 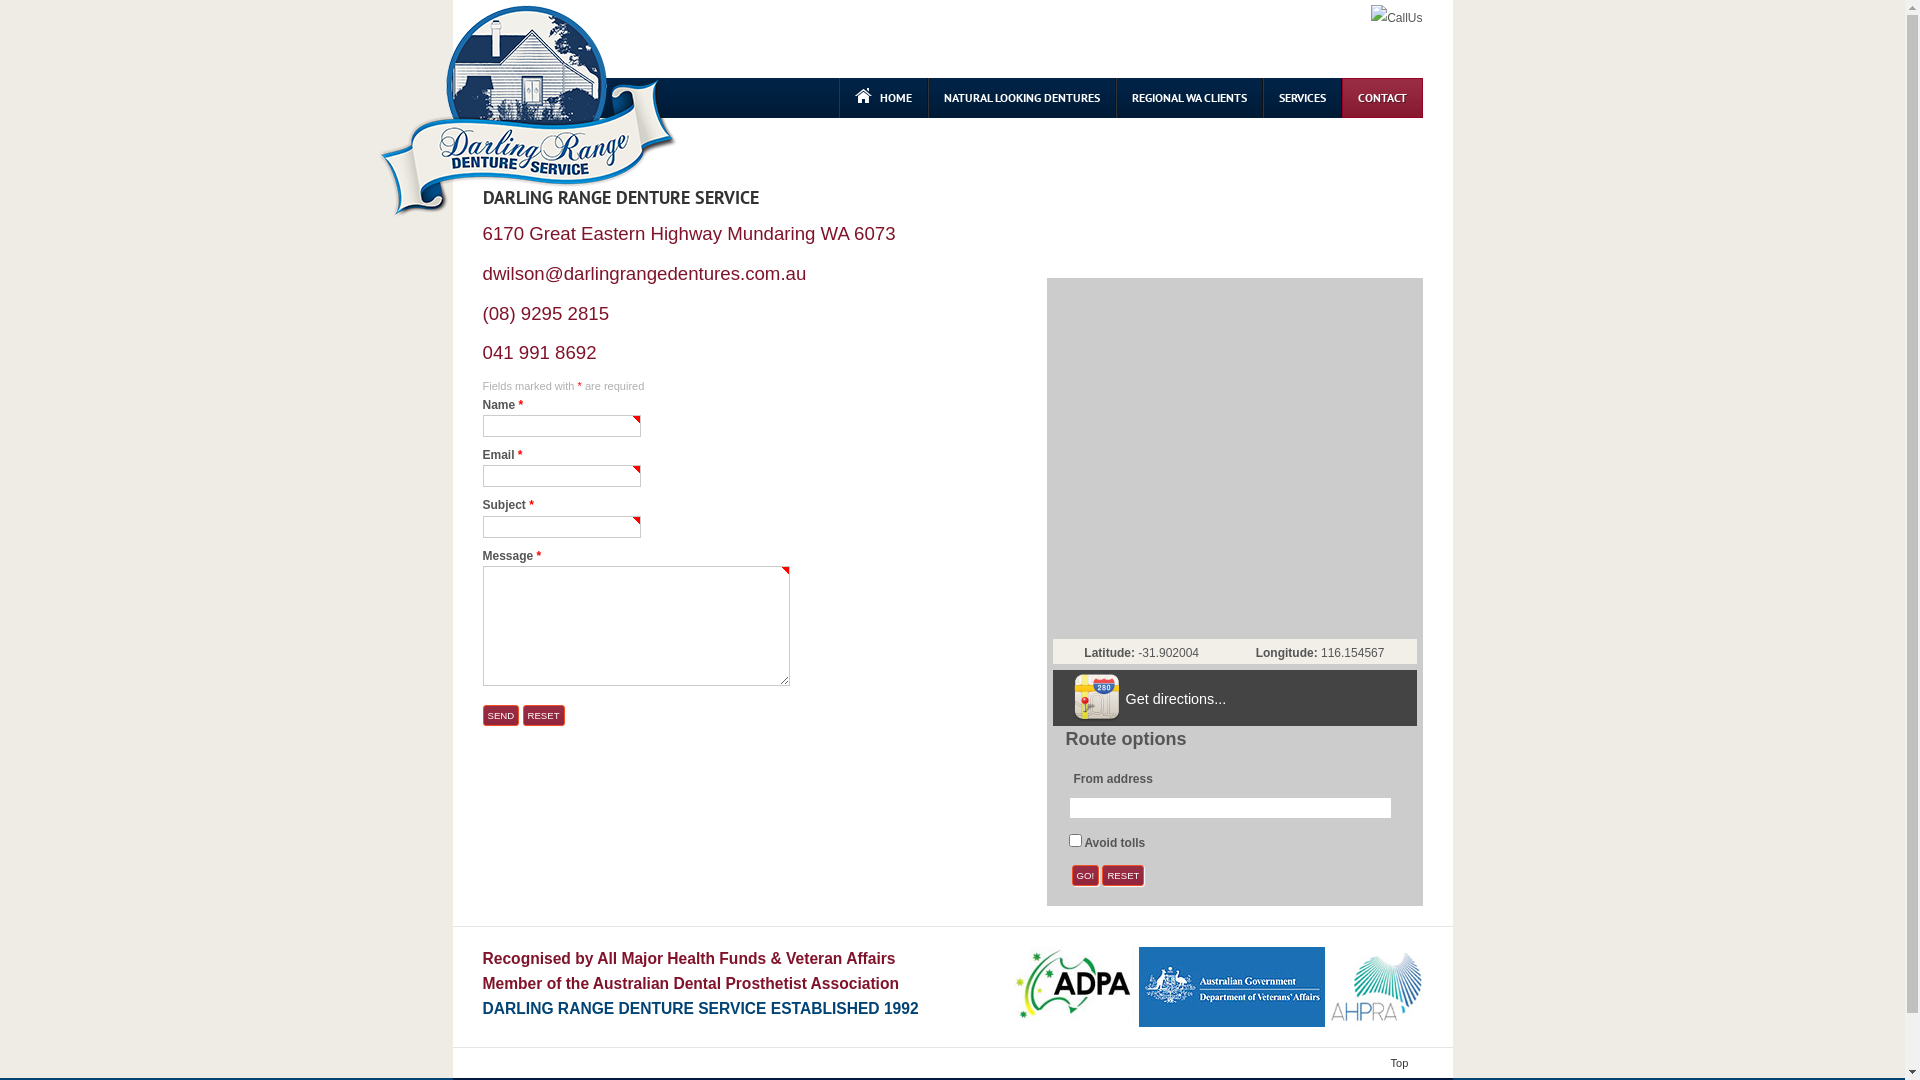 I want to click on 'REGIONAL WA CLIENTS', so click(x=1189, y=97).